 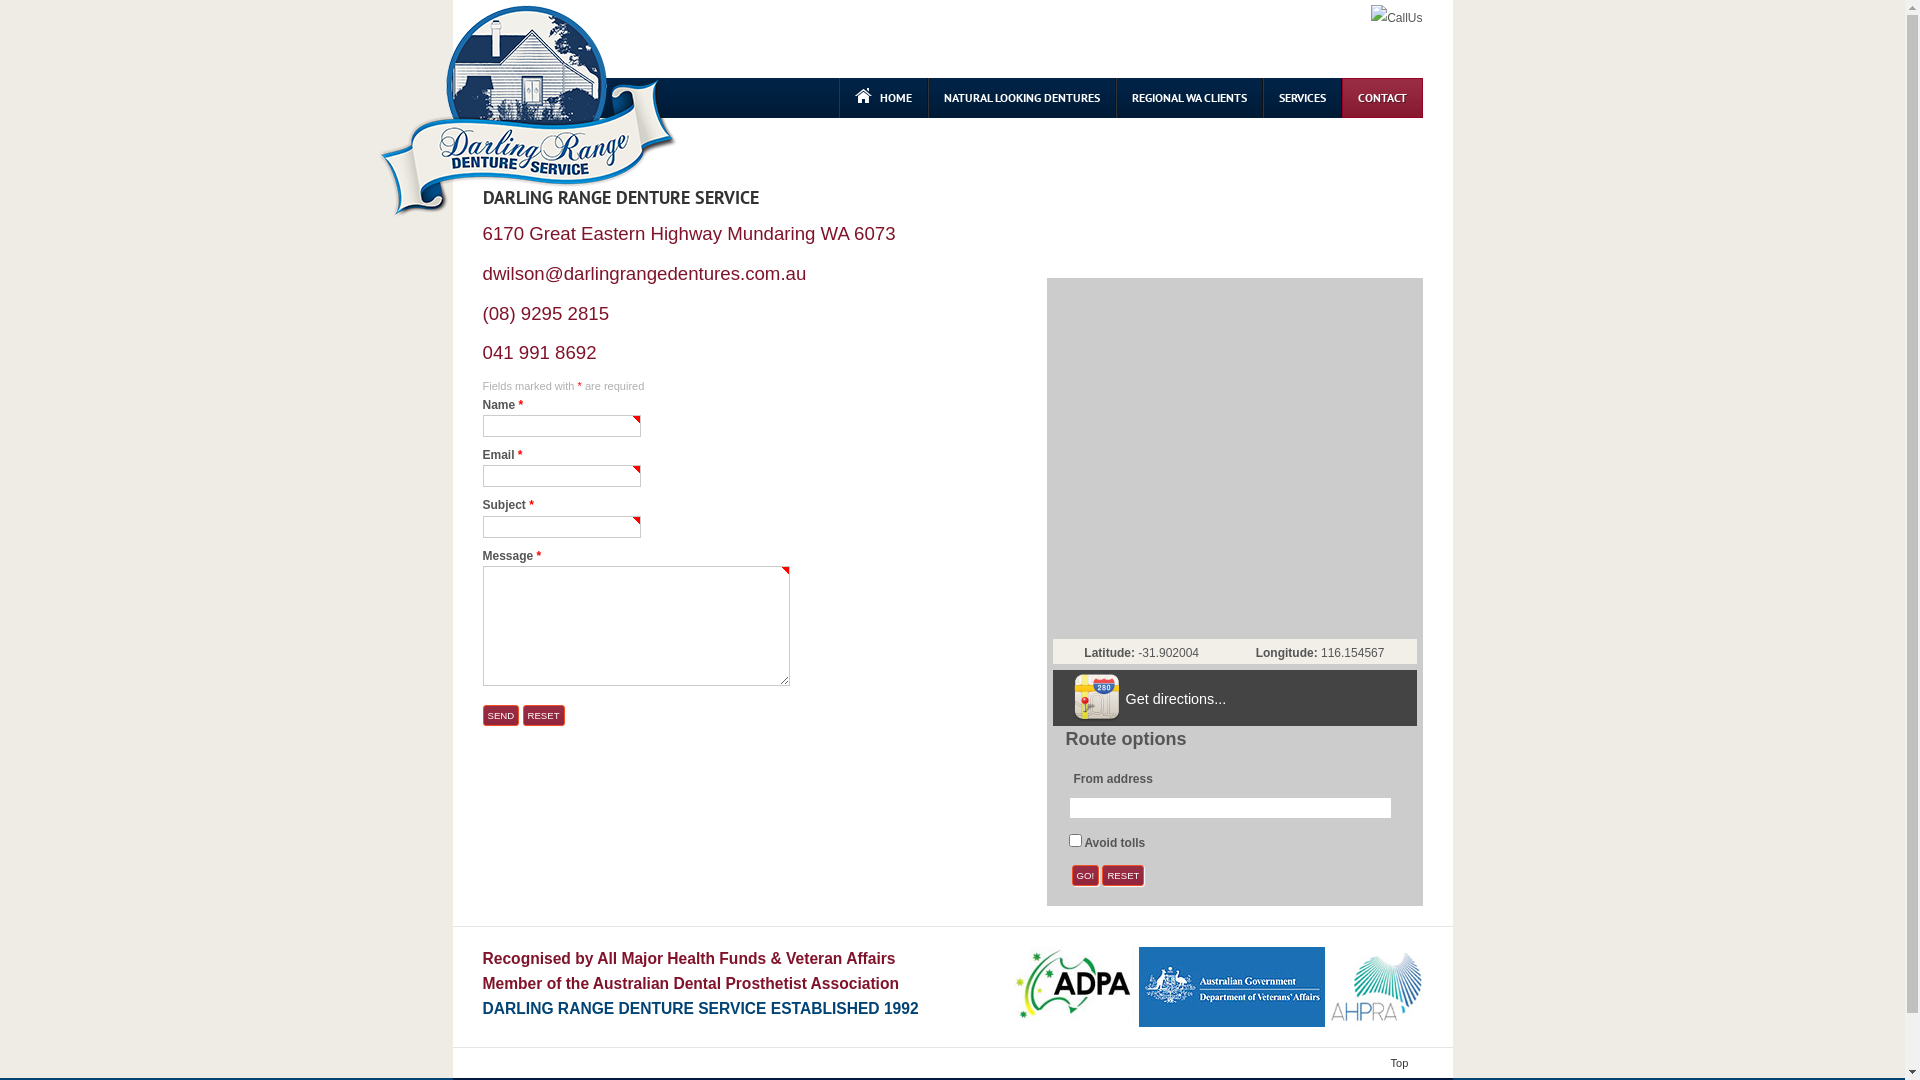 I want to click on 'REGIONAL WA CLIENTS', so click(x=1189, y=97).